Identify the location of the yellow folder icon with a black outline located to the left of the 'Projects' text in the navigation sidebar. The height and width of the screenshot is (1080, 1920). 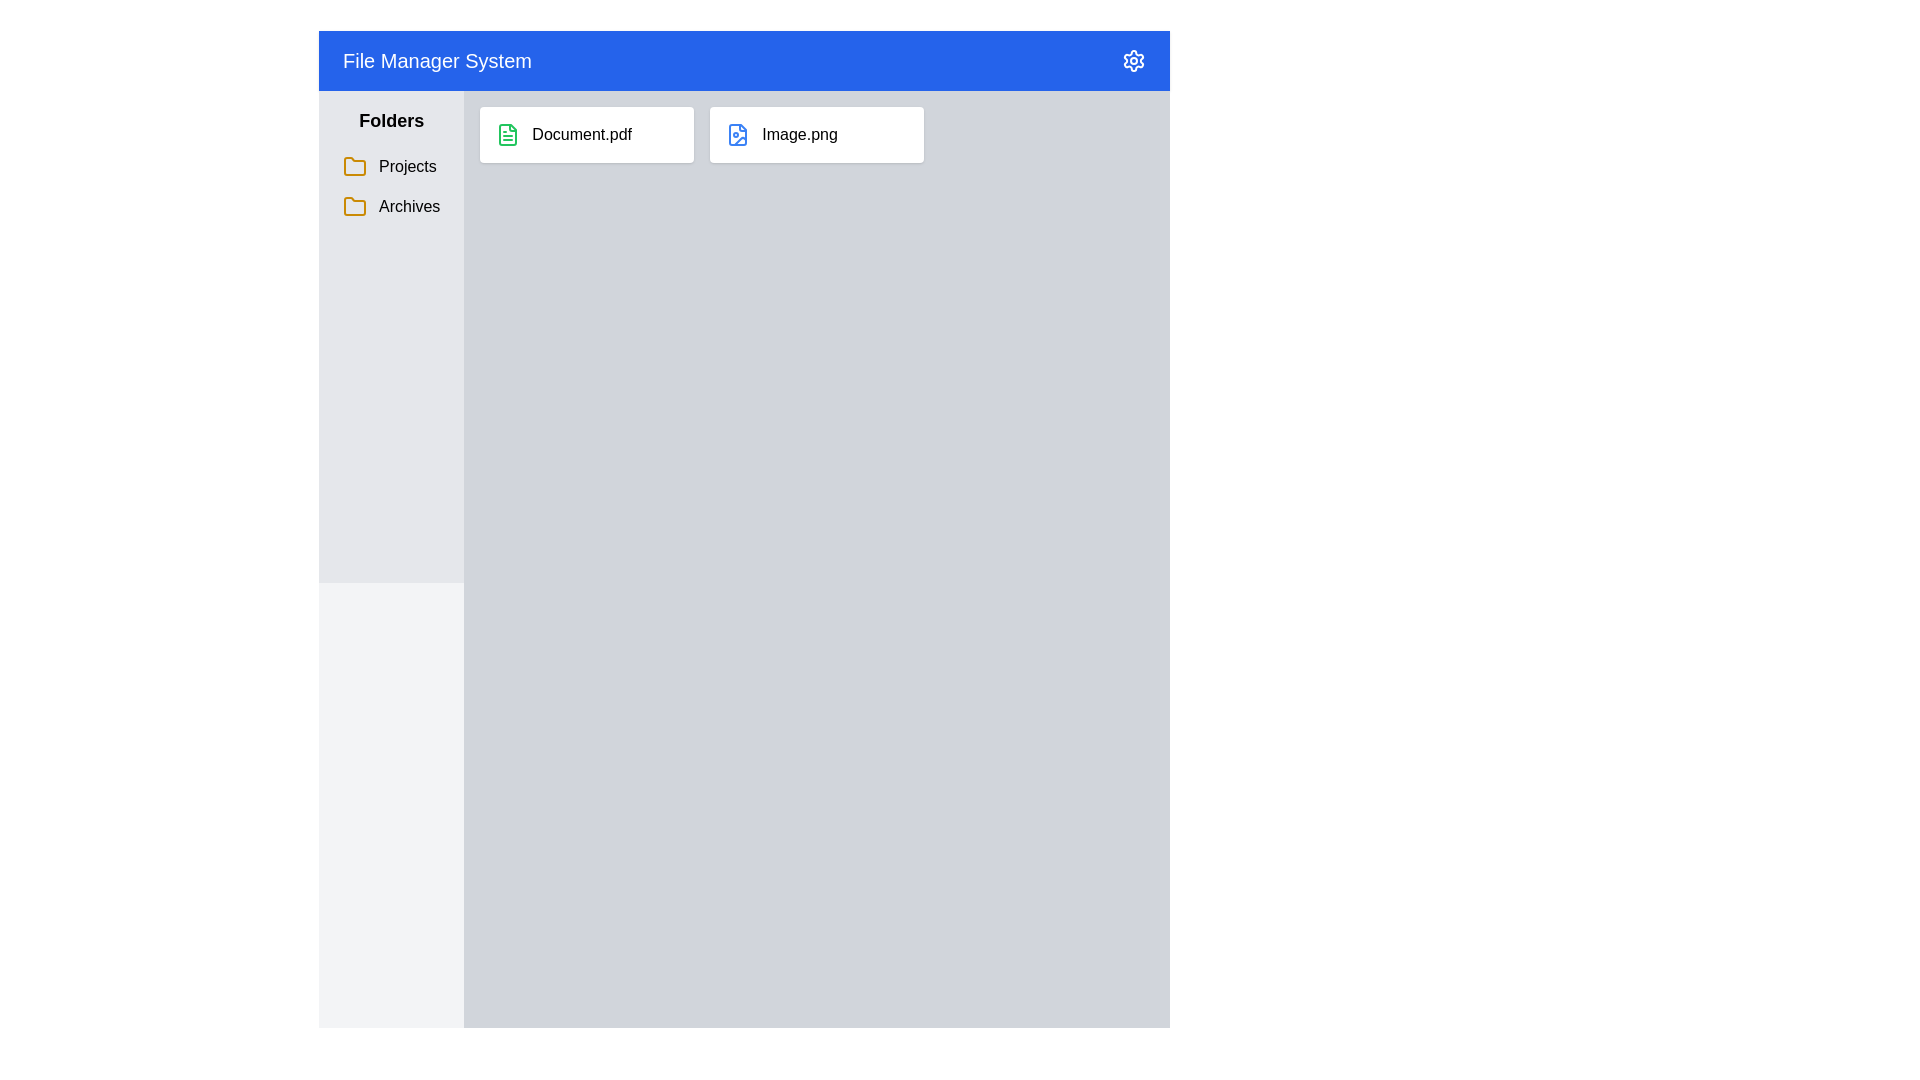
(355, 165).